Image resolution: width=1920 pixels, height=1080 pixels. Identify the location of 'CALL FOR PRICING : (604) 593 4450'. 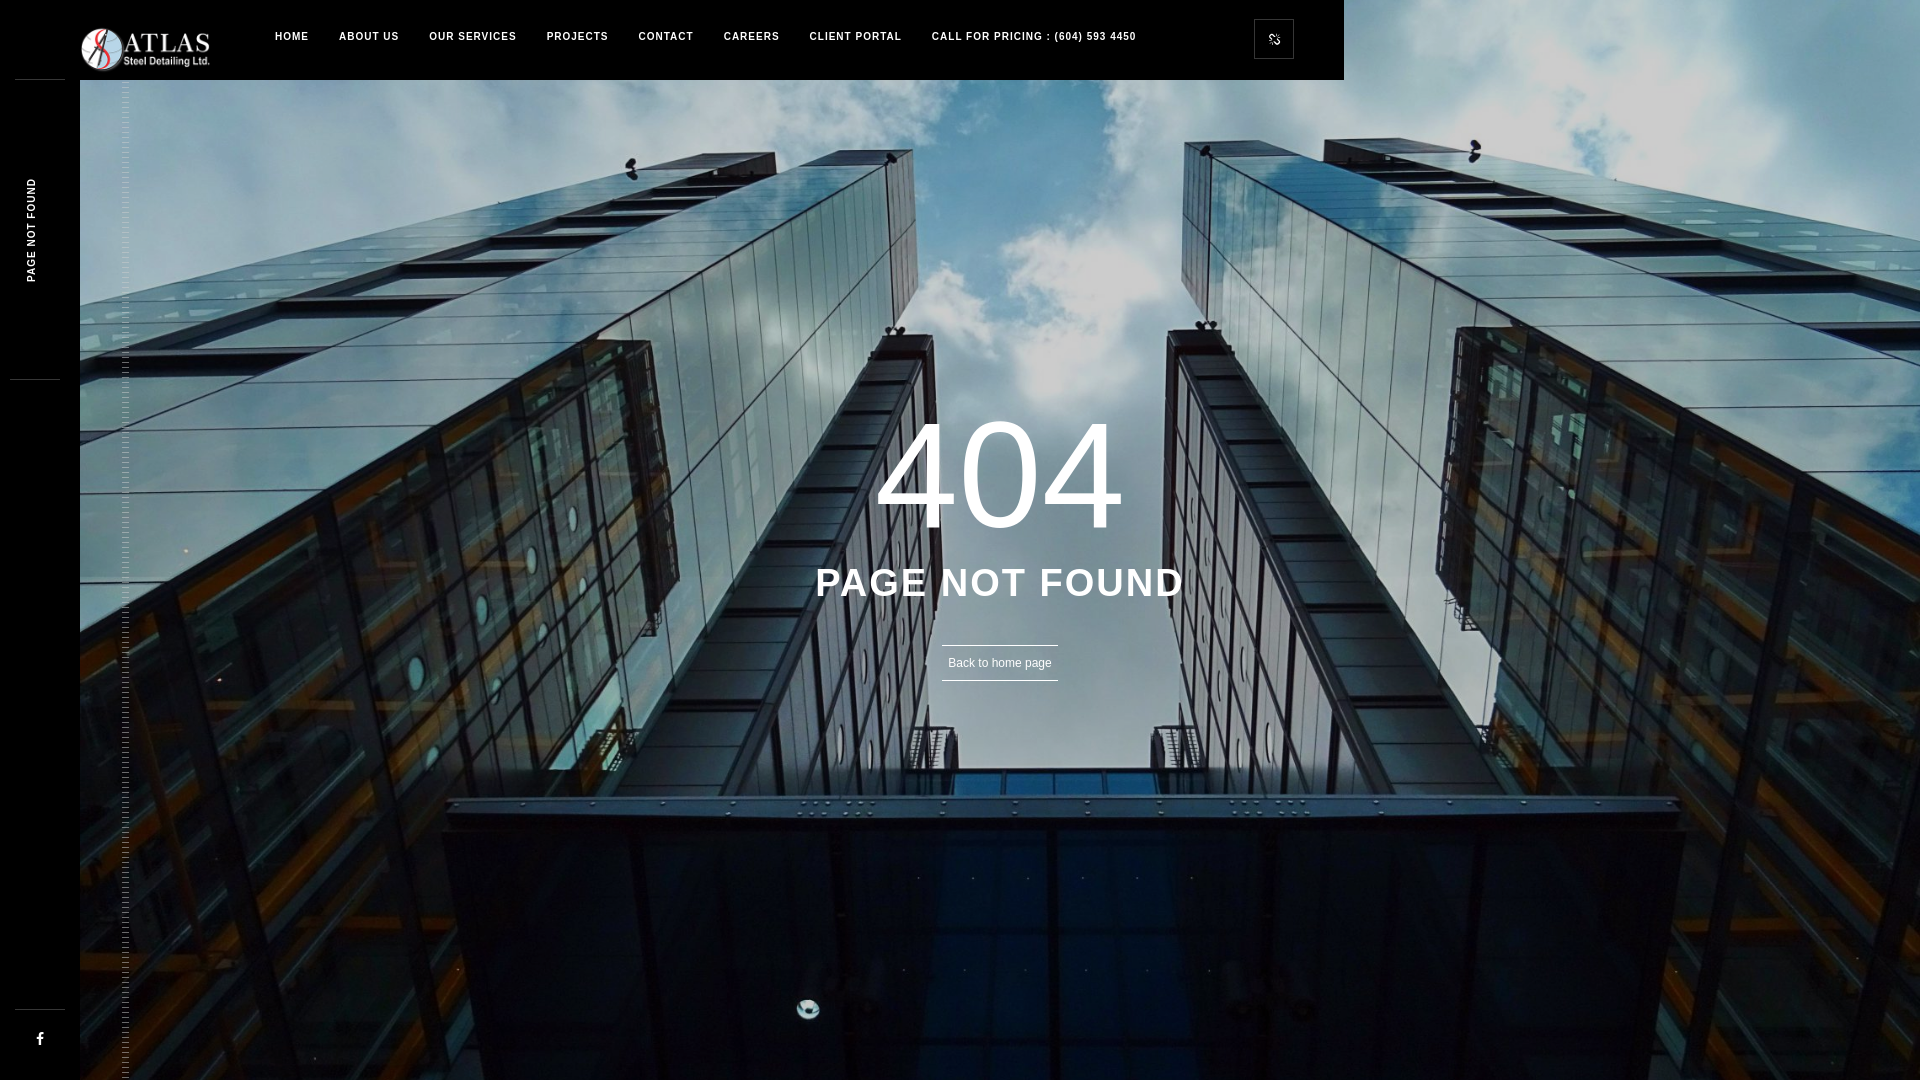
(1034, 37).